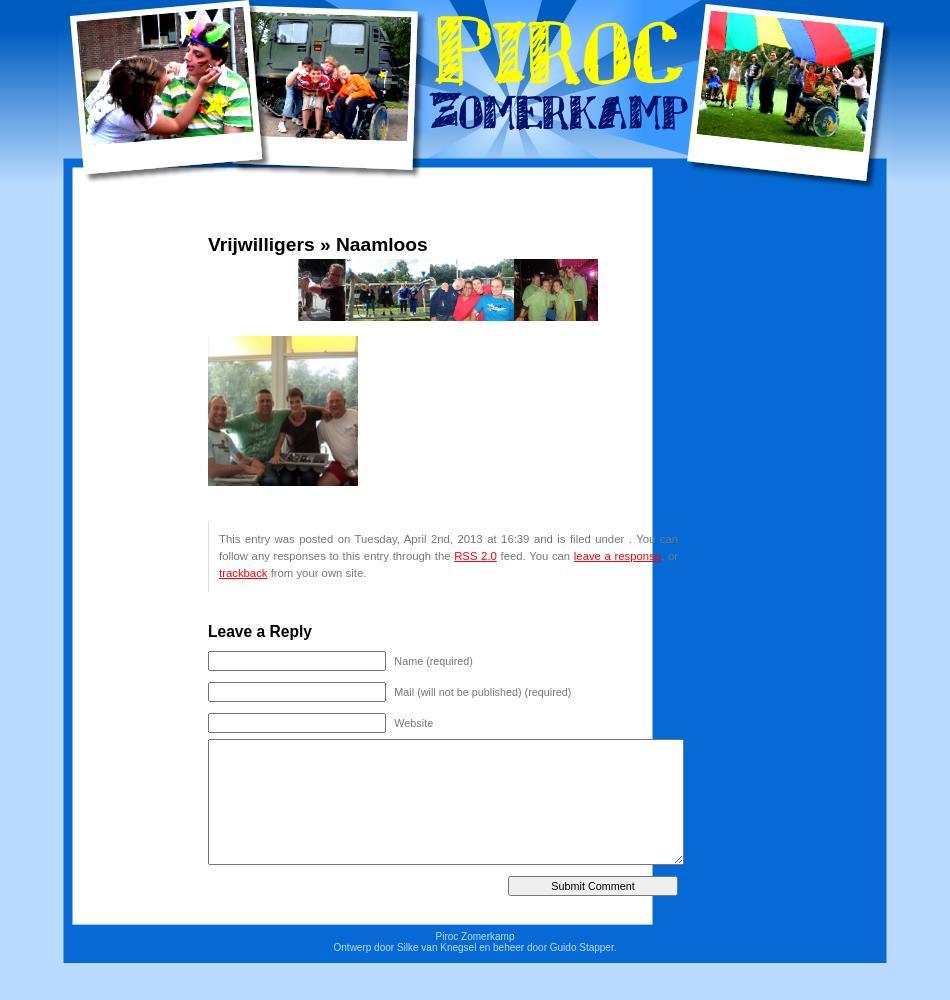  What do you see at coordinates (447, 546) in the screenshot?
I see `'This entry was posted on Tuesday, April 2nd, 2013 at 16:39						and is filed under .
												You can follow any responses to this entry through the'` at bounding box center [447, 546].